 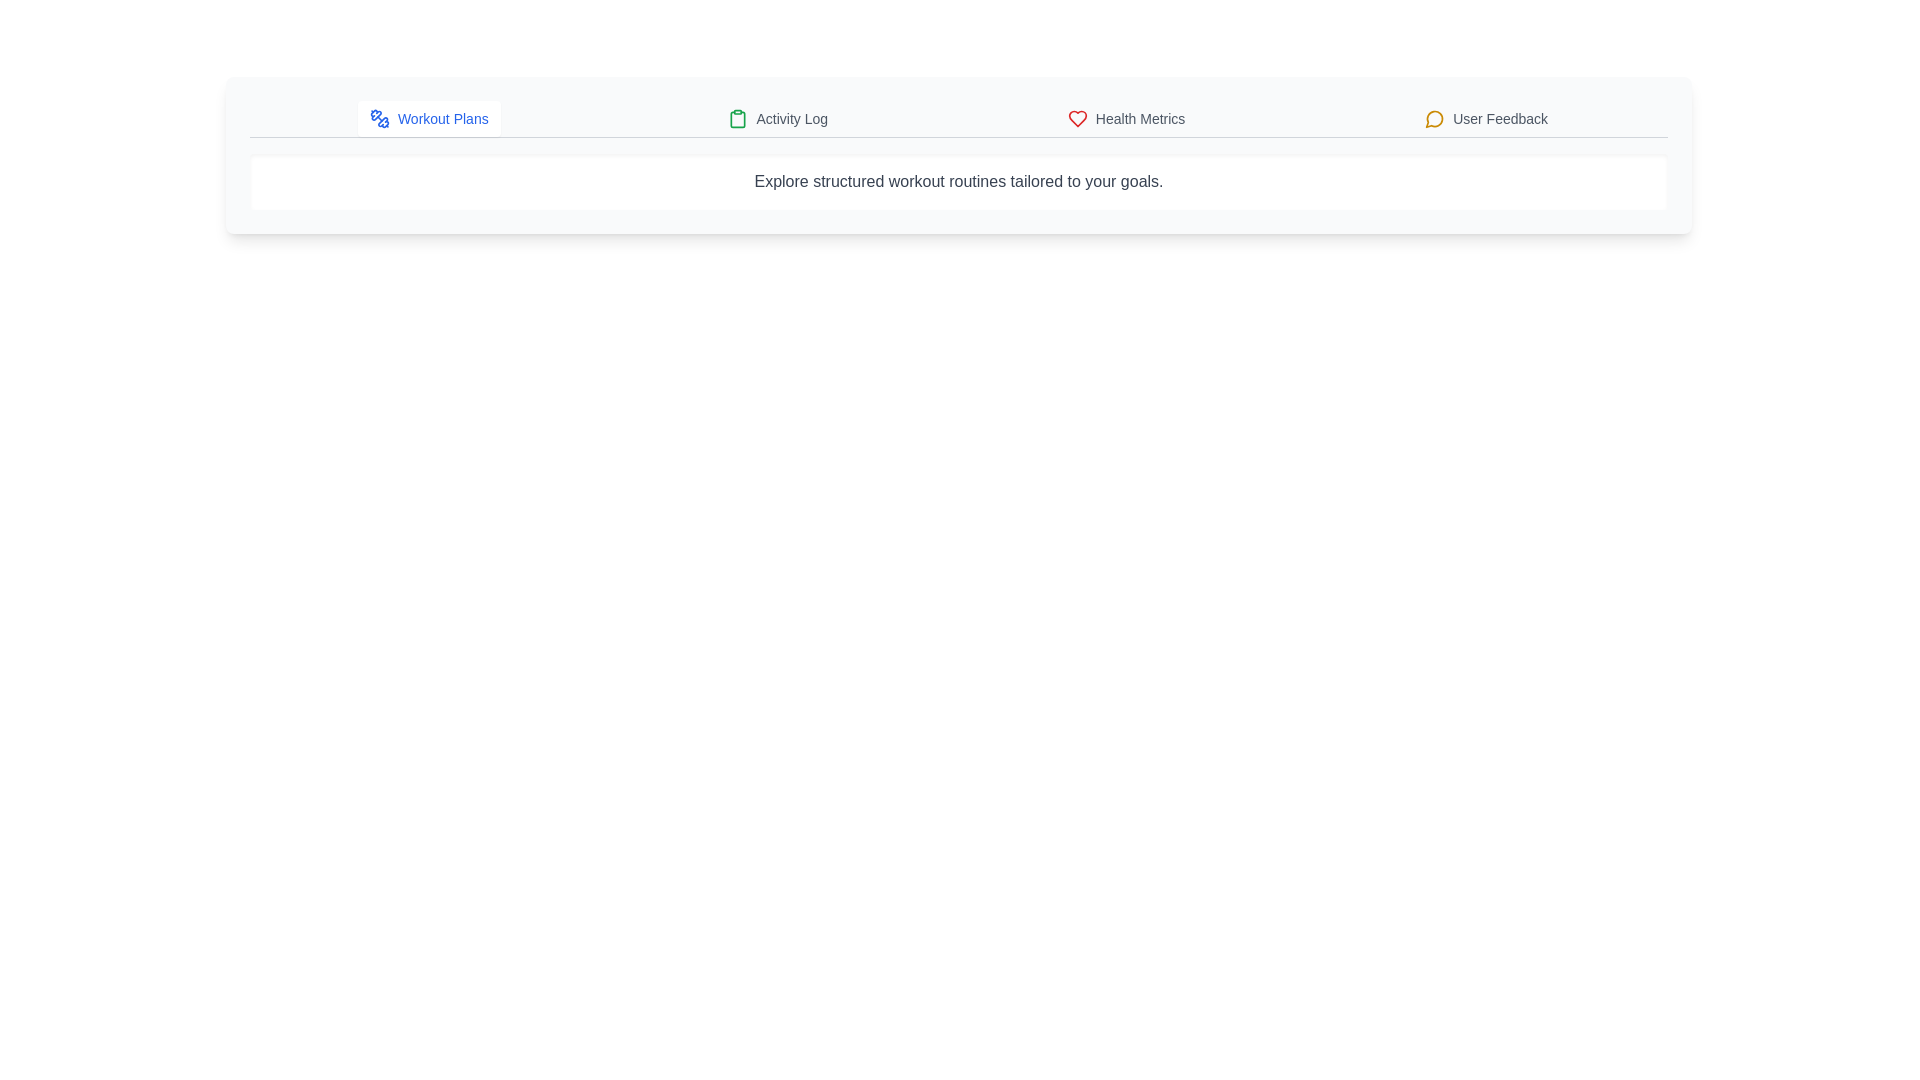 I want to click on the 'Workout Plans' text label located in the navigation bar at the top of the interface, so click(x=442, y=119).